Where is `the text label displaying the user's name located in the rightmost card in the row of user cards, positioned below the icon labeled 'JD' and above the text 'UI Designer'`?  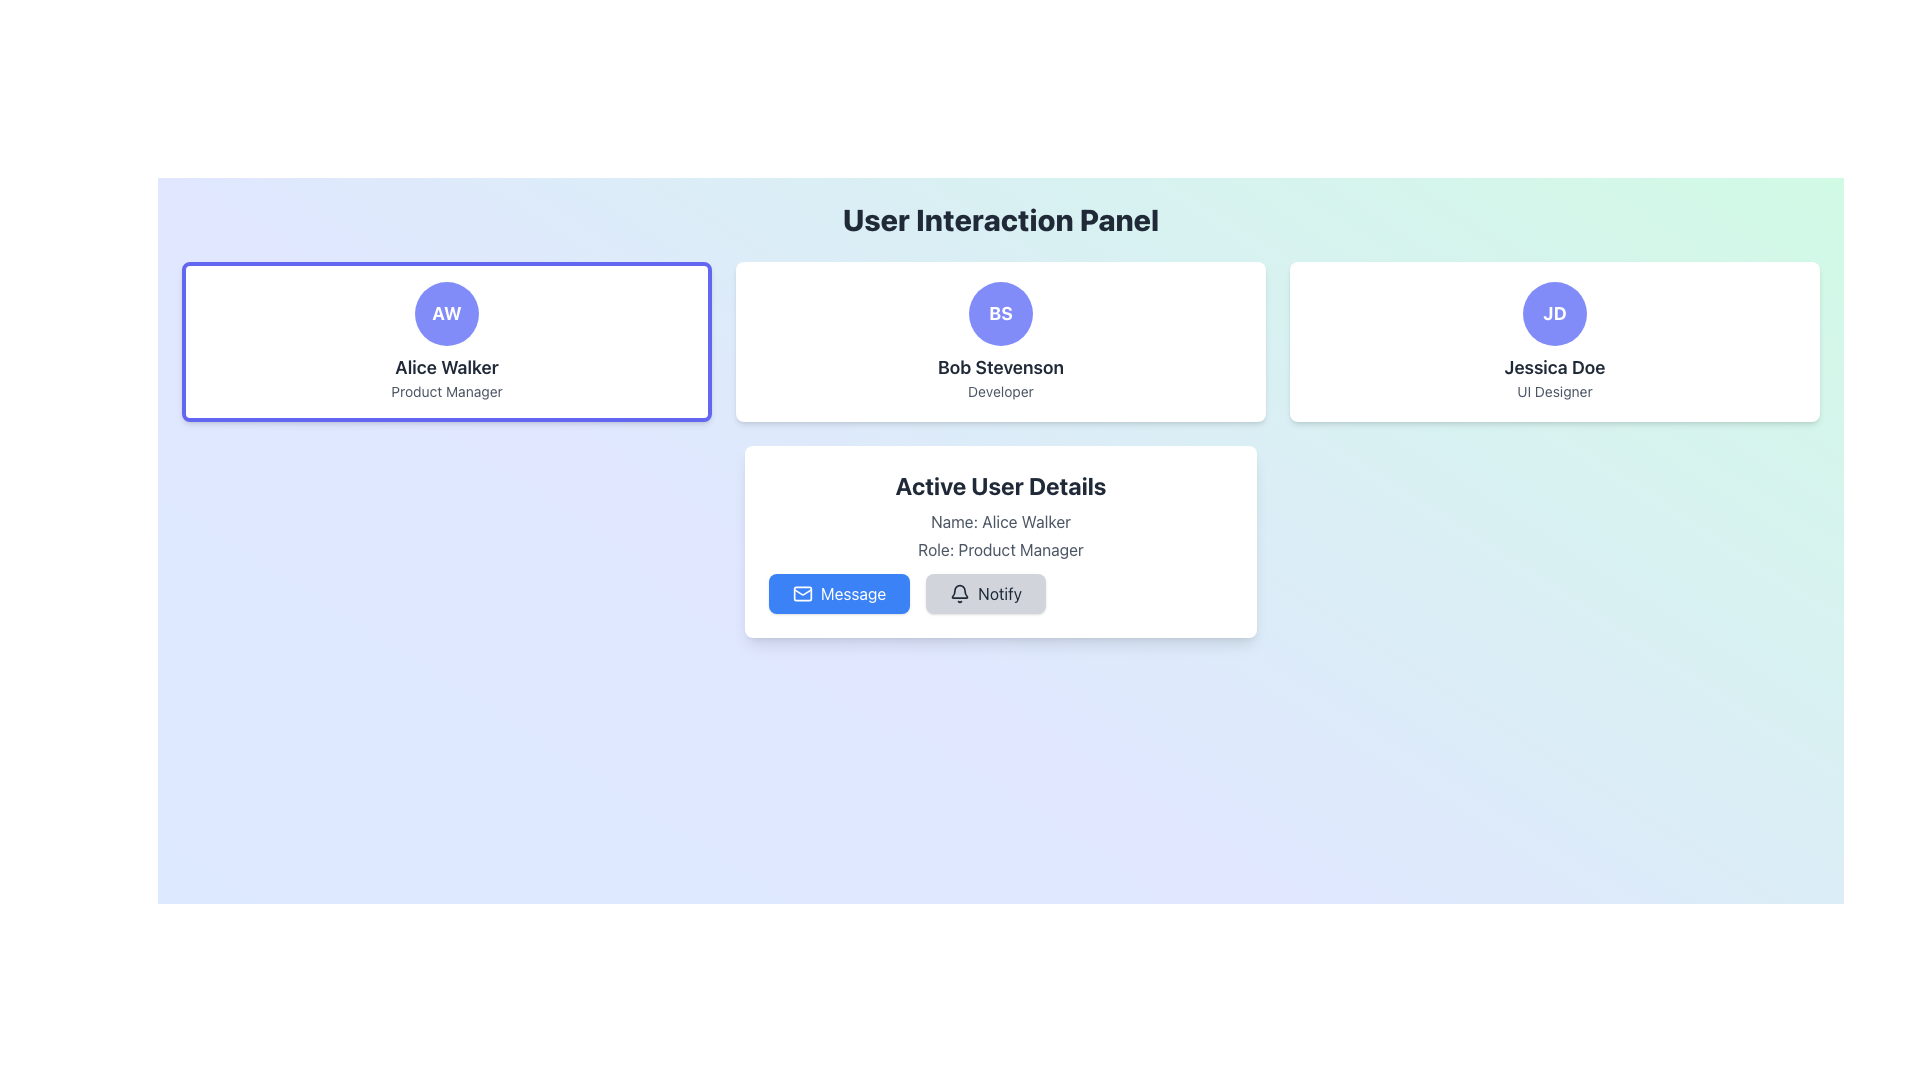
the text label displaying the user's name located in the rightmost card in the row of user cards, positioned below the icon labeled 'JD' and above the text 'UI Designer' is located at coordinates (1554, 367).